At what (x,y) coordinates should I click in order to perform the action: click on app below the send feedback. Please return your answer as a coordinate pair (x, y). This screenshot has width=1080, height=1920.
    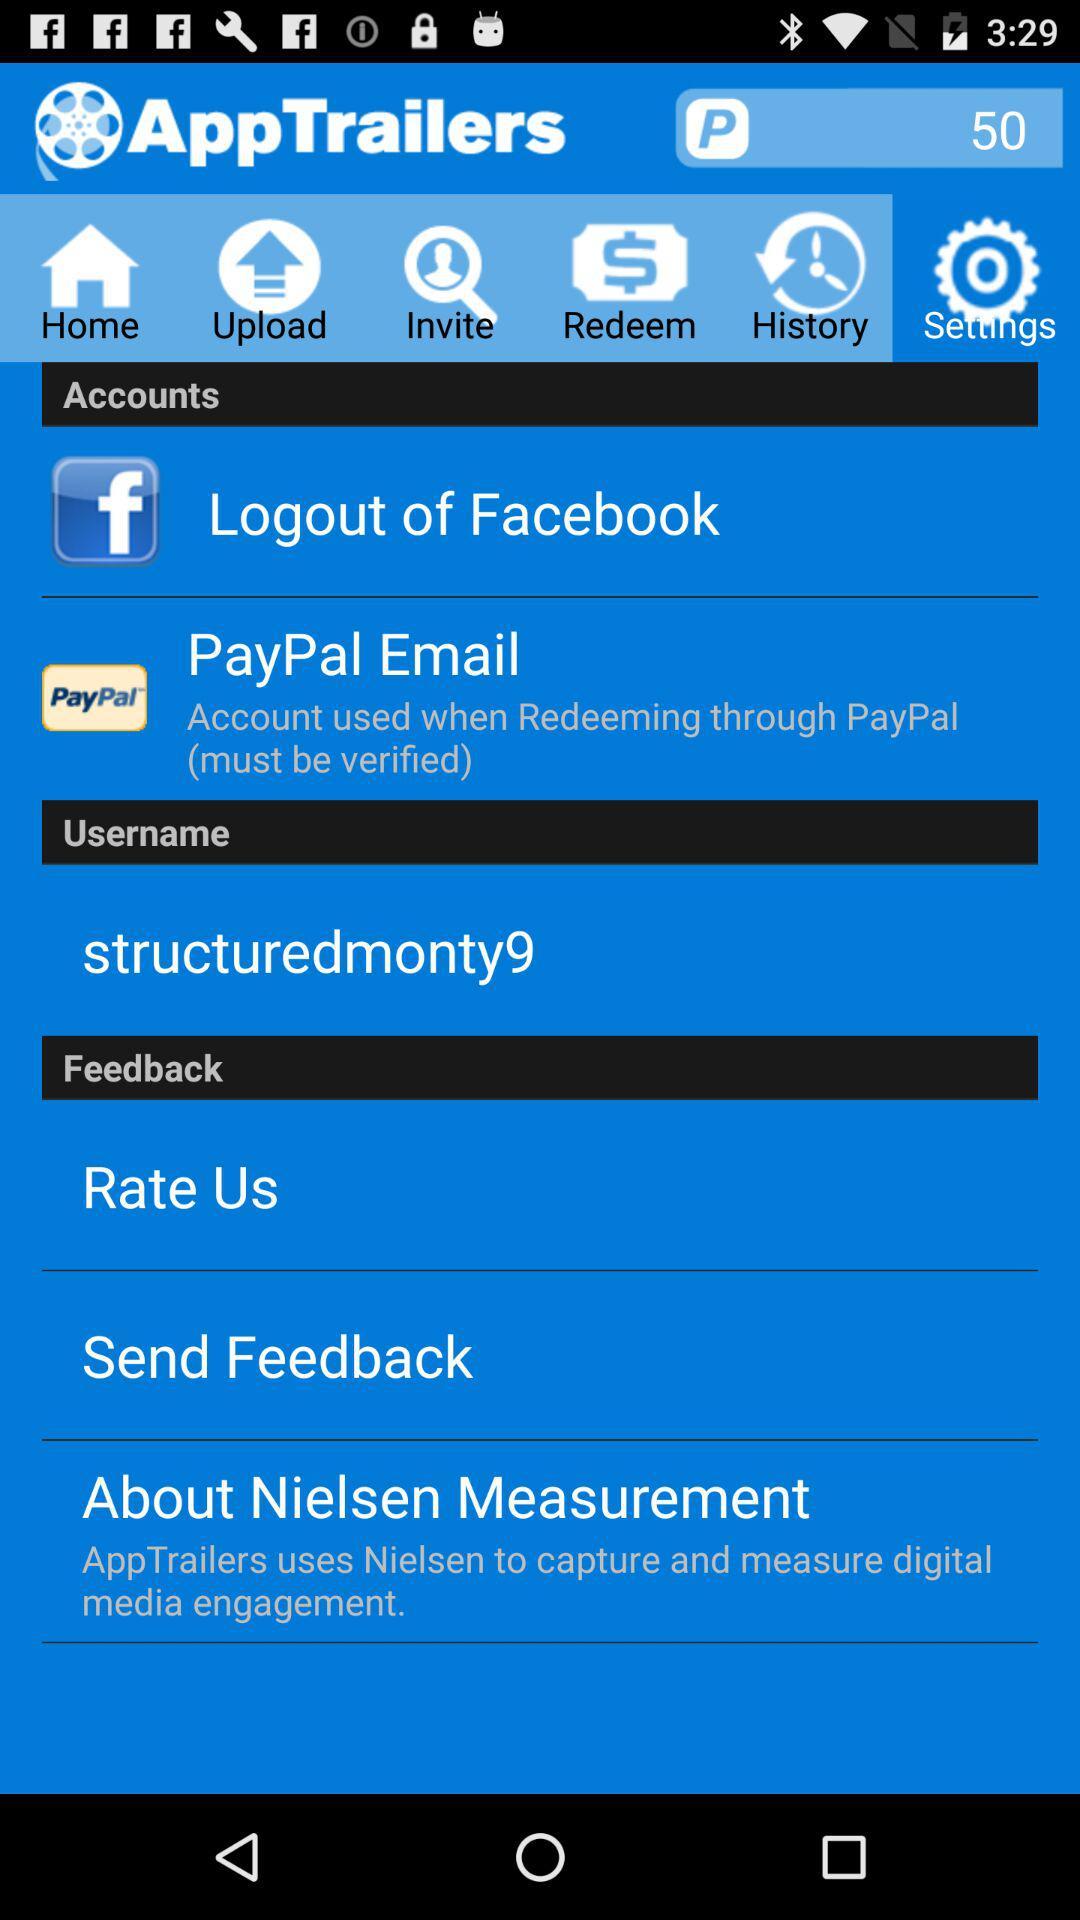
    Looking at the image, I should click on (445, 1495).